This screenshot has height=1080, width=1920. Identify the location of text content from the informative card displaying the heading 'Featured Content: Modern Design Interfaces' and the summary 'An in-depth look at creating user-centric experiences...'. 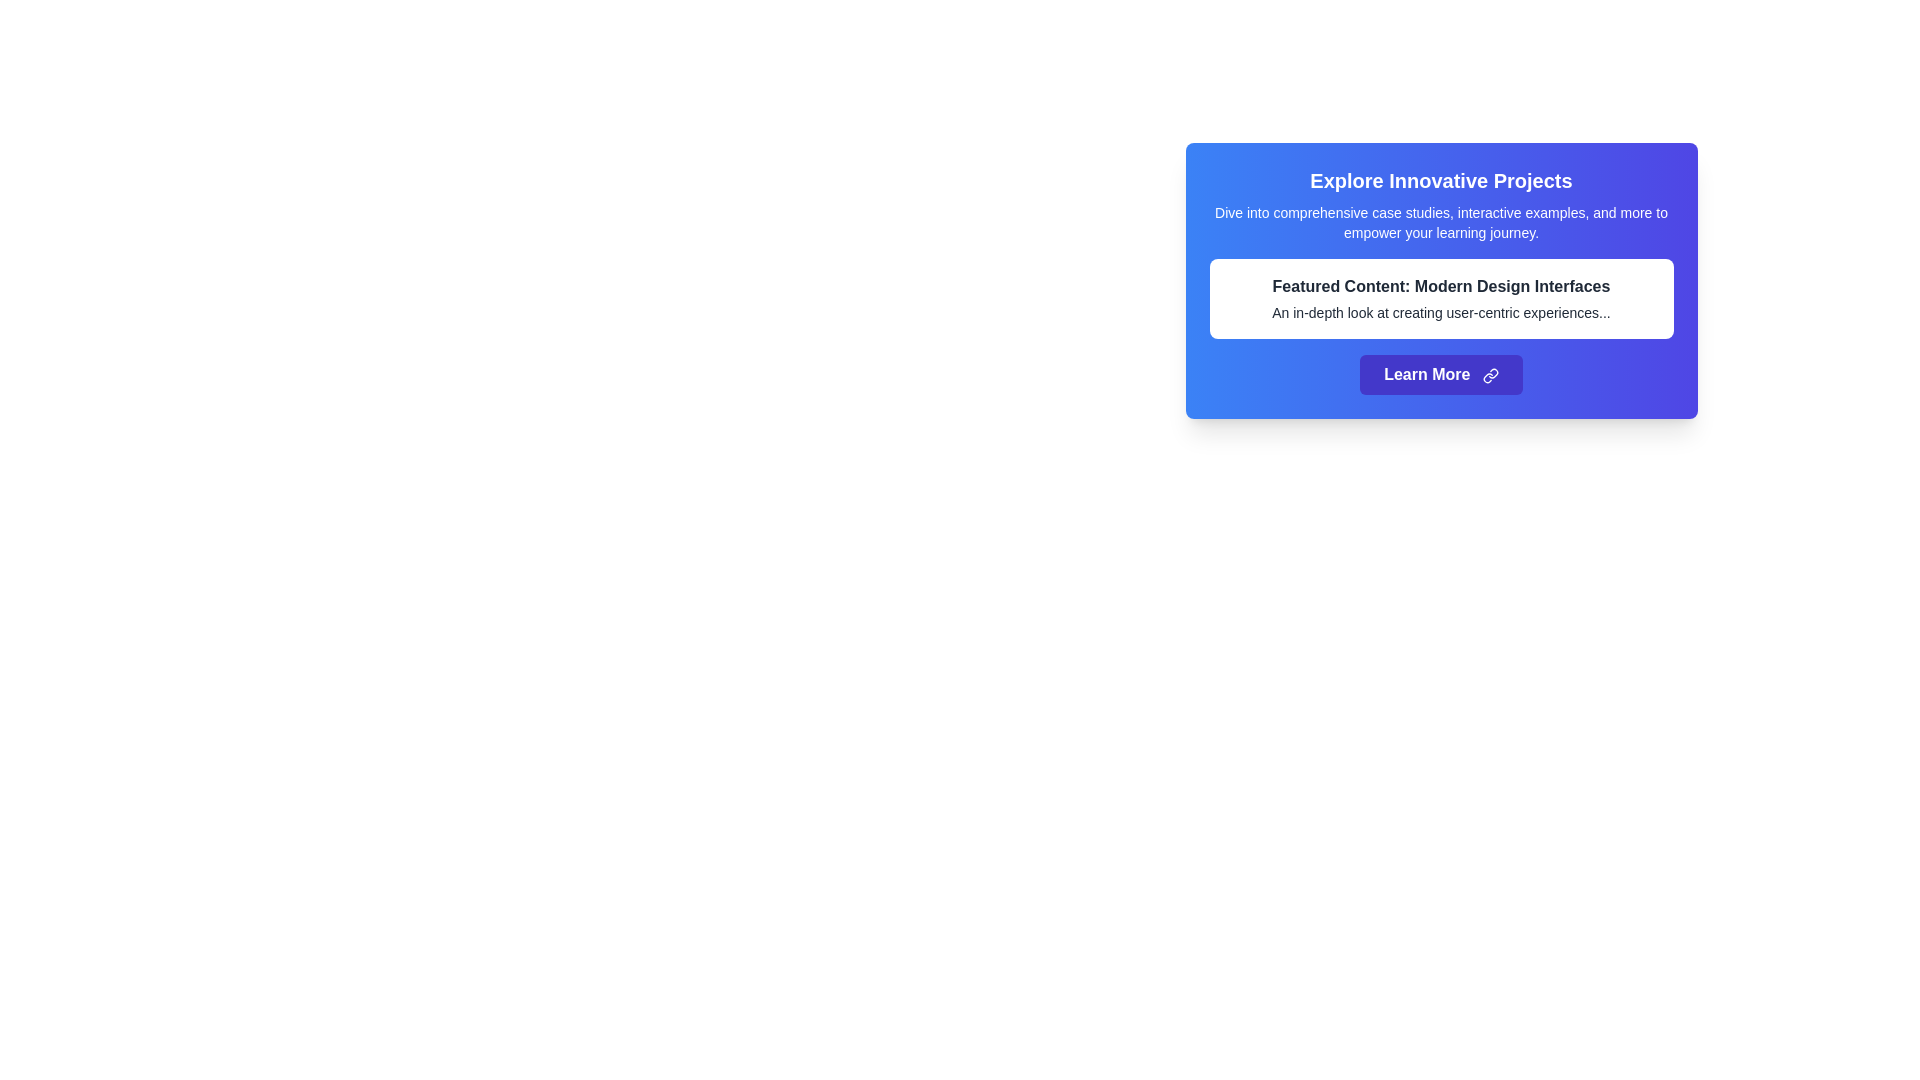
(1441, 299).